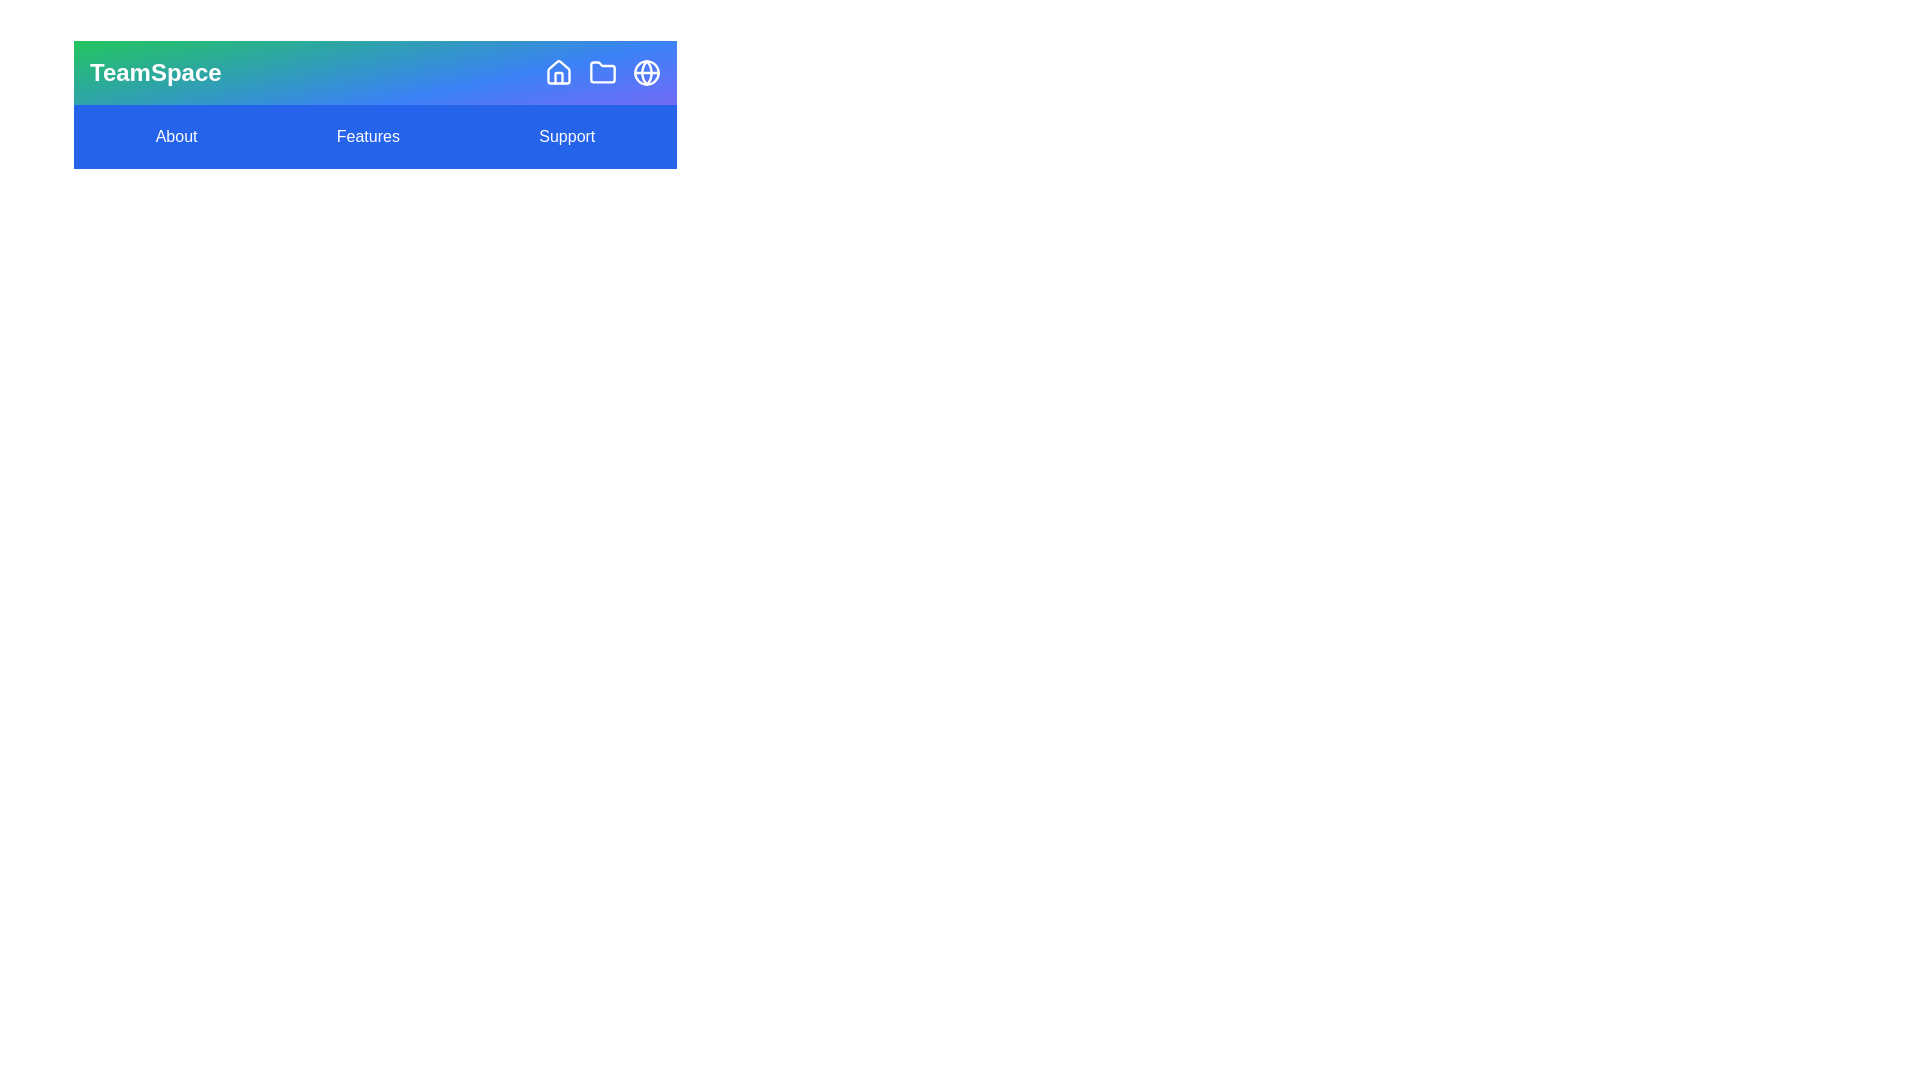  I want to click on the 'Projects' icon to view projects, so click(602, 72).